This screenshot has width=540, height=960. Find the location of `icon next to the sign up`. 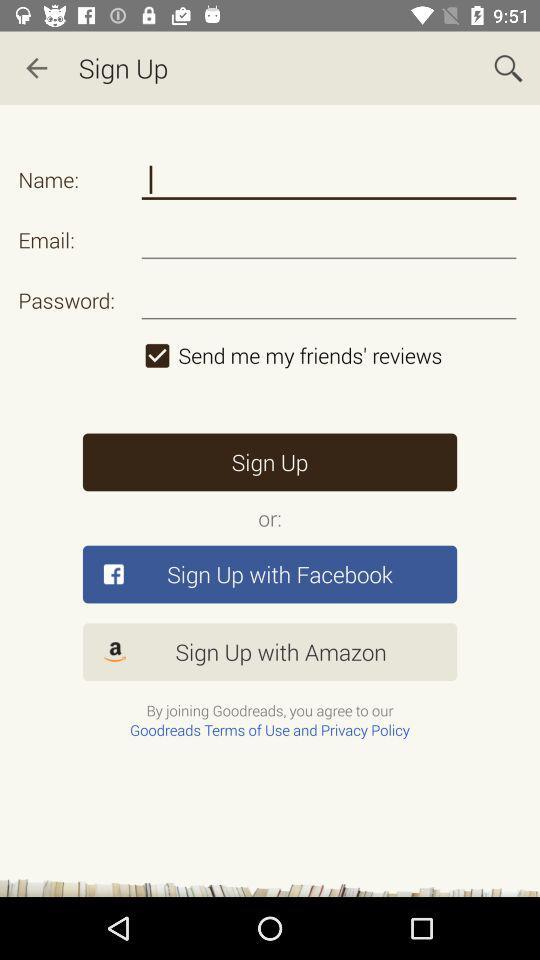

icon next to the sign up is located at coordinates (508, 68).